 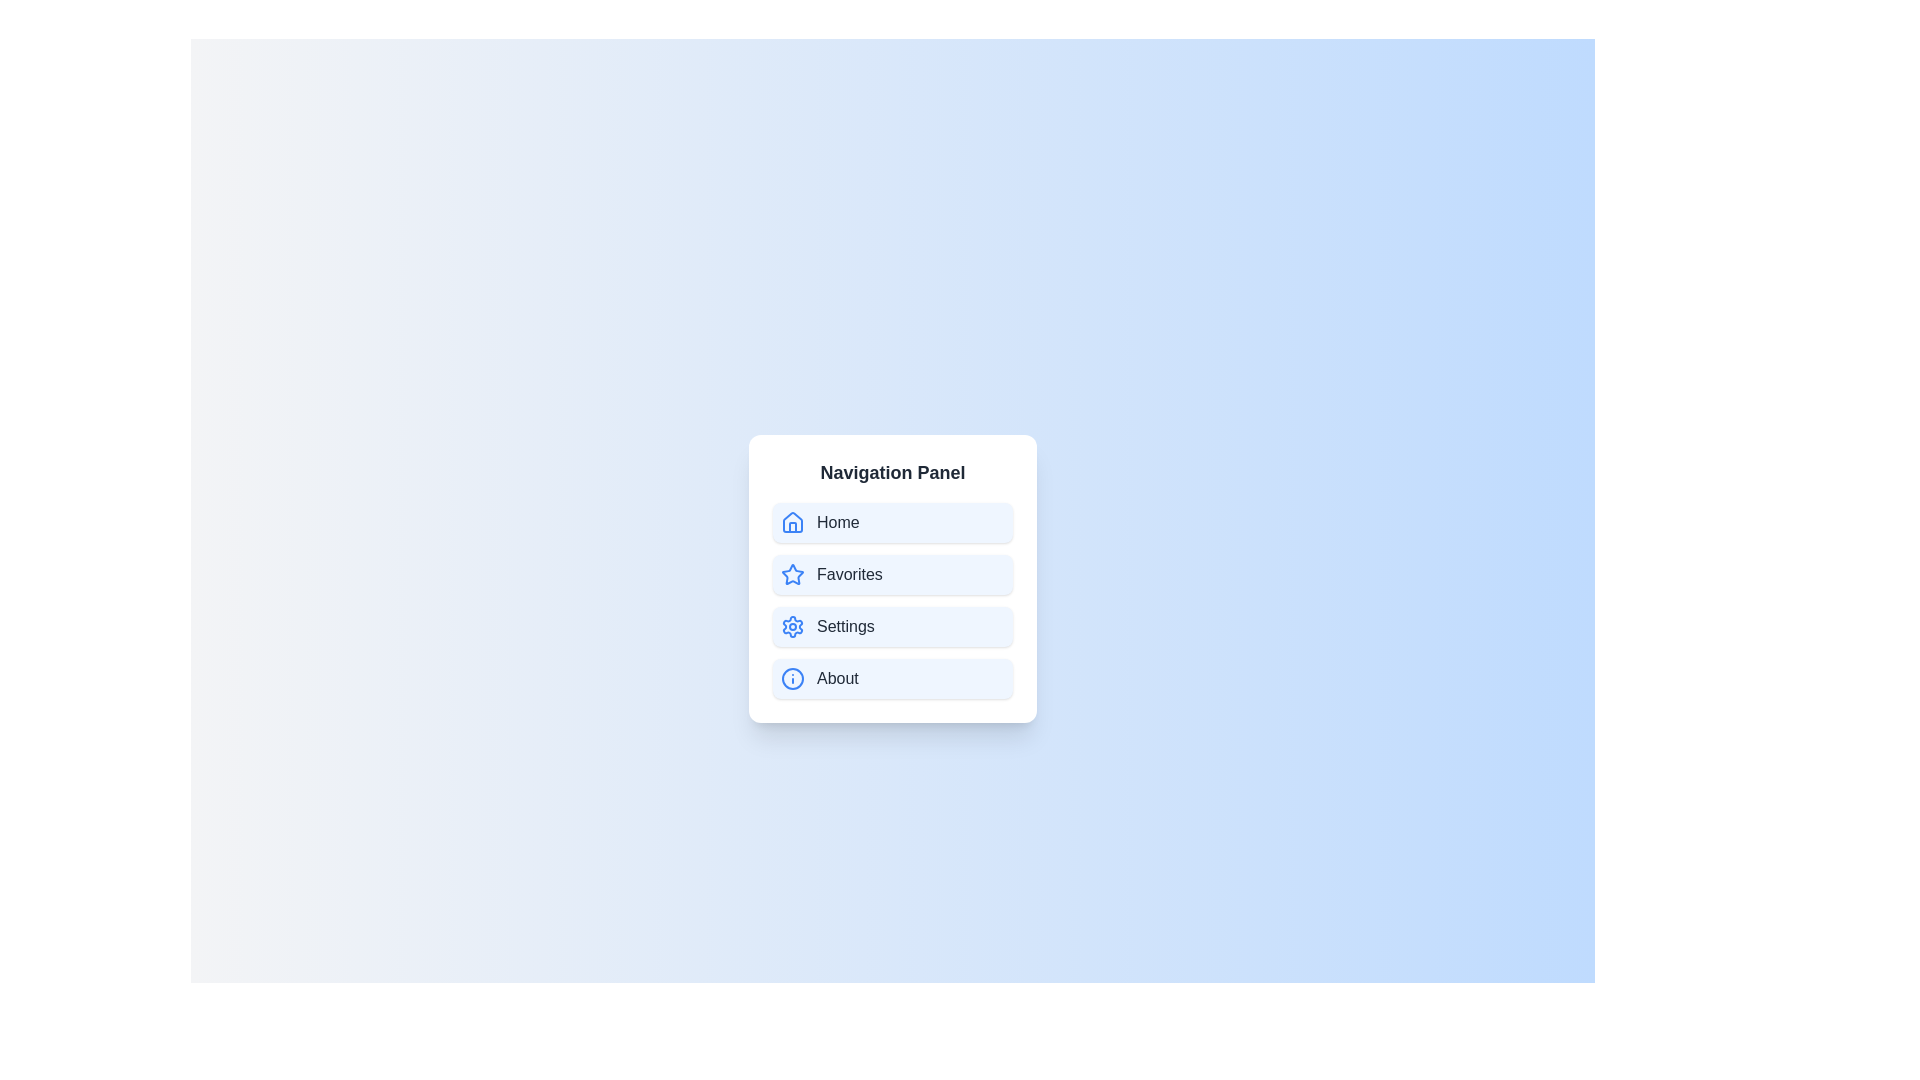 I want to click on the gear-shaped icon in the 'Settings' section of the navigation panel, so click(x=791, y=626).